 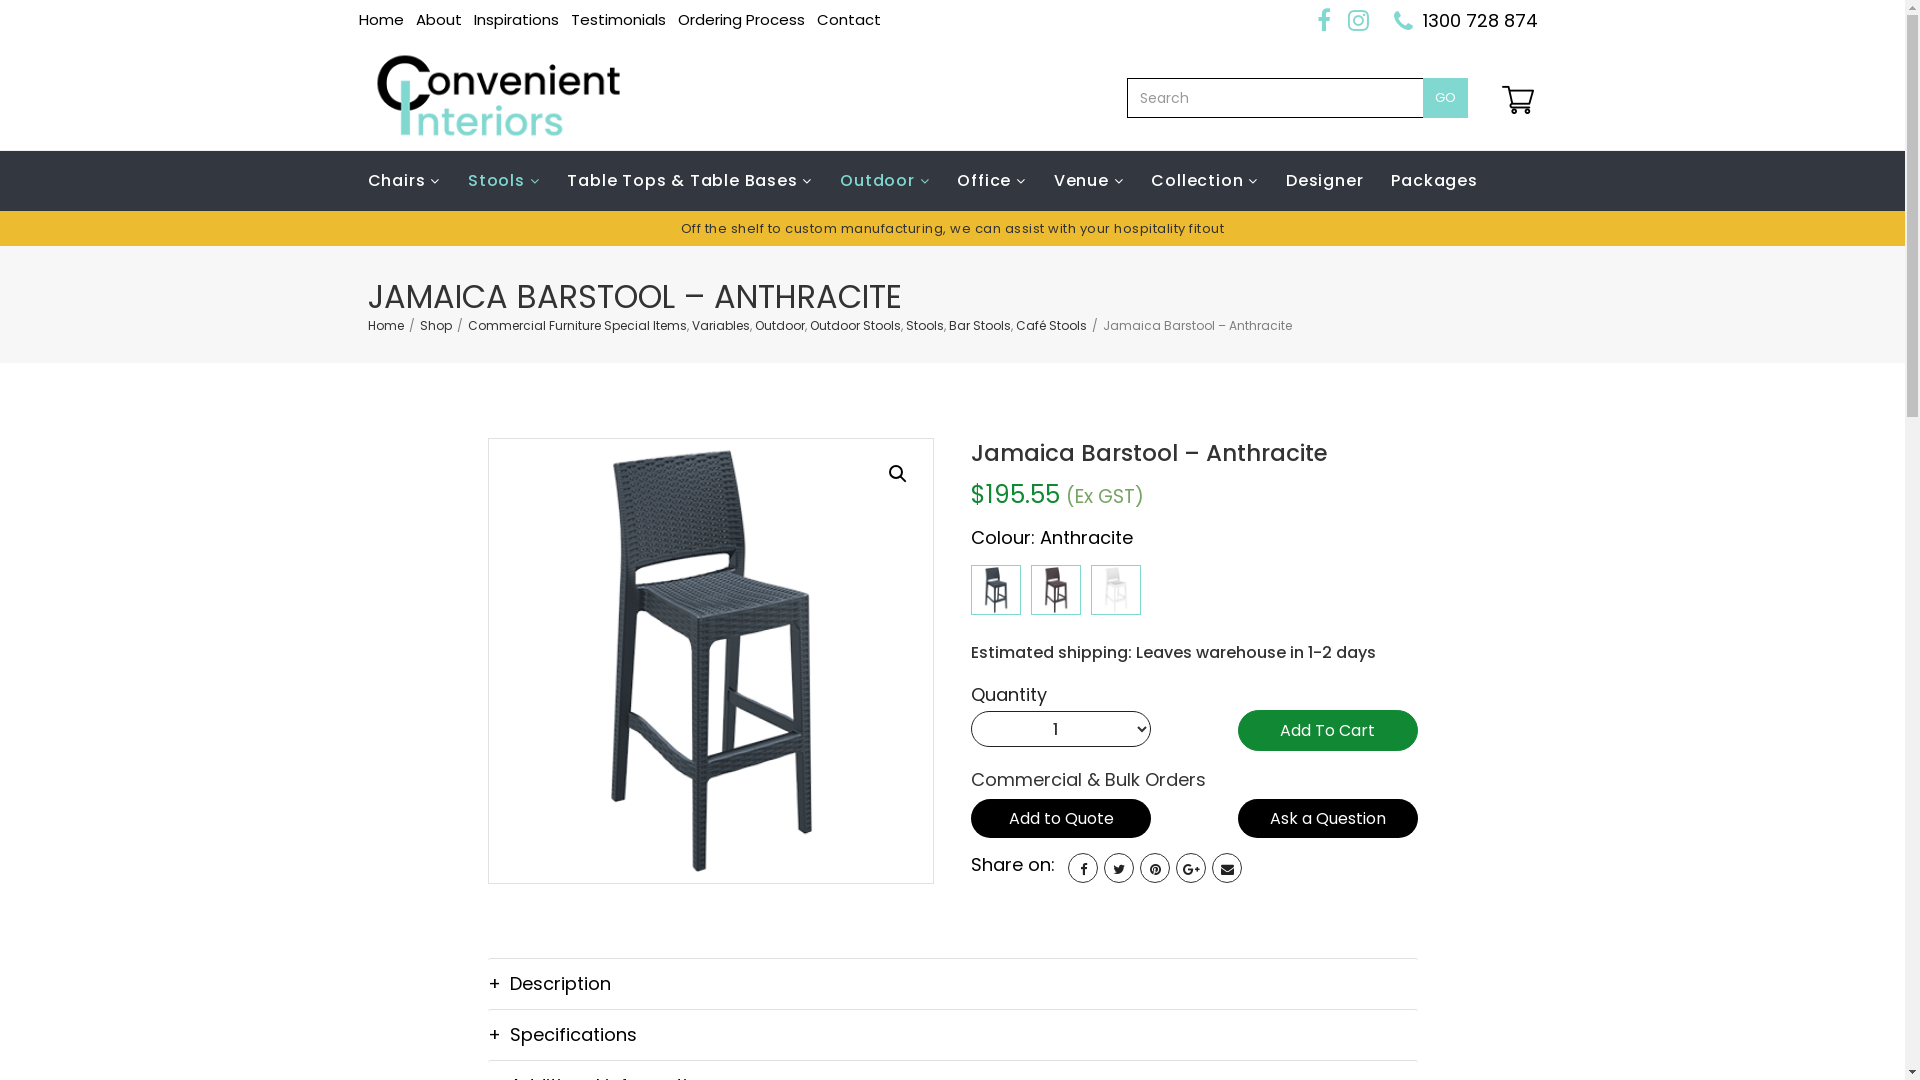 I want to click on 'Variables', so click(x=720, y=324).